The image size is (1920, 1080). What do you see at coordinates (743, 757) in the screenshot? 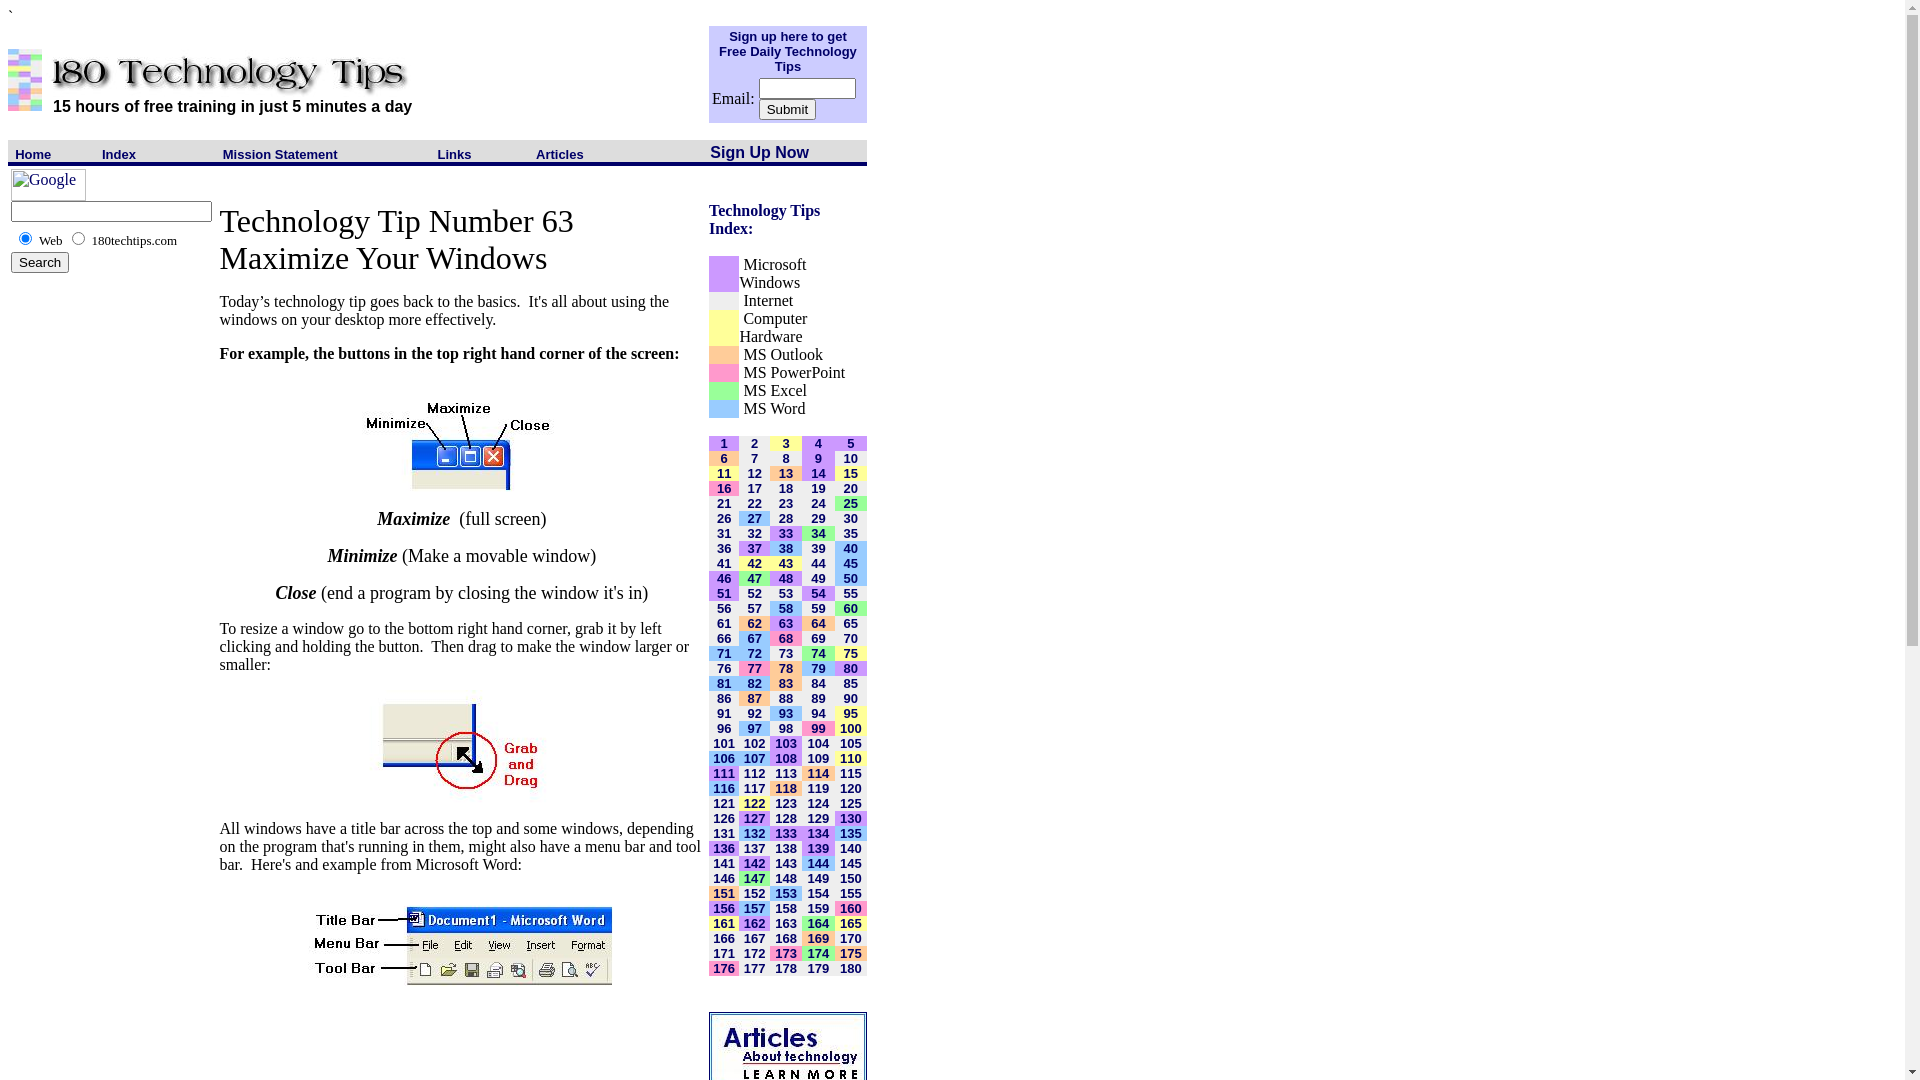
I see `'107'` at bounding box center [743, 757].